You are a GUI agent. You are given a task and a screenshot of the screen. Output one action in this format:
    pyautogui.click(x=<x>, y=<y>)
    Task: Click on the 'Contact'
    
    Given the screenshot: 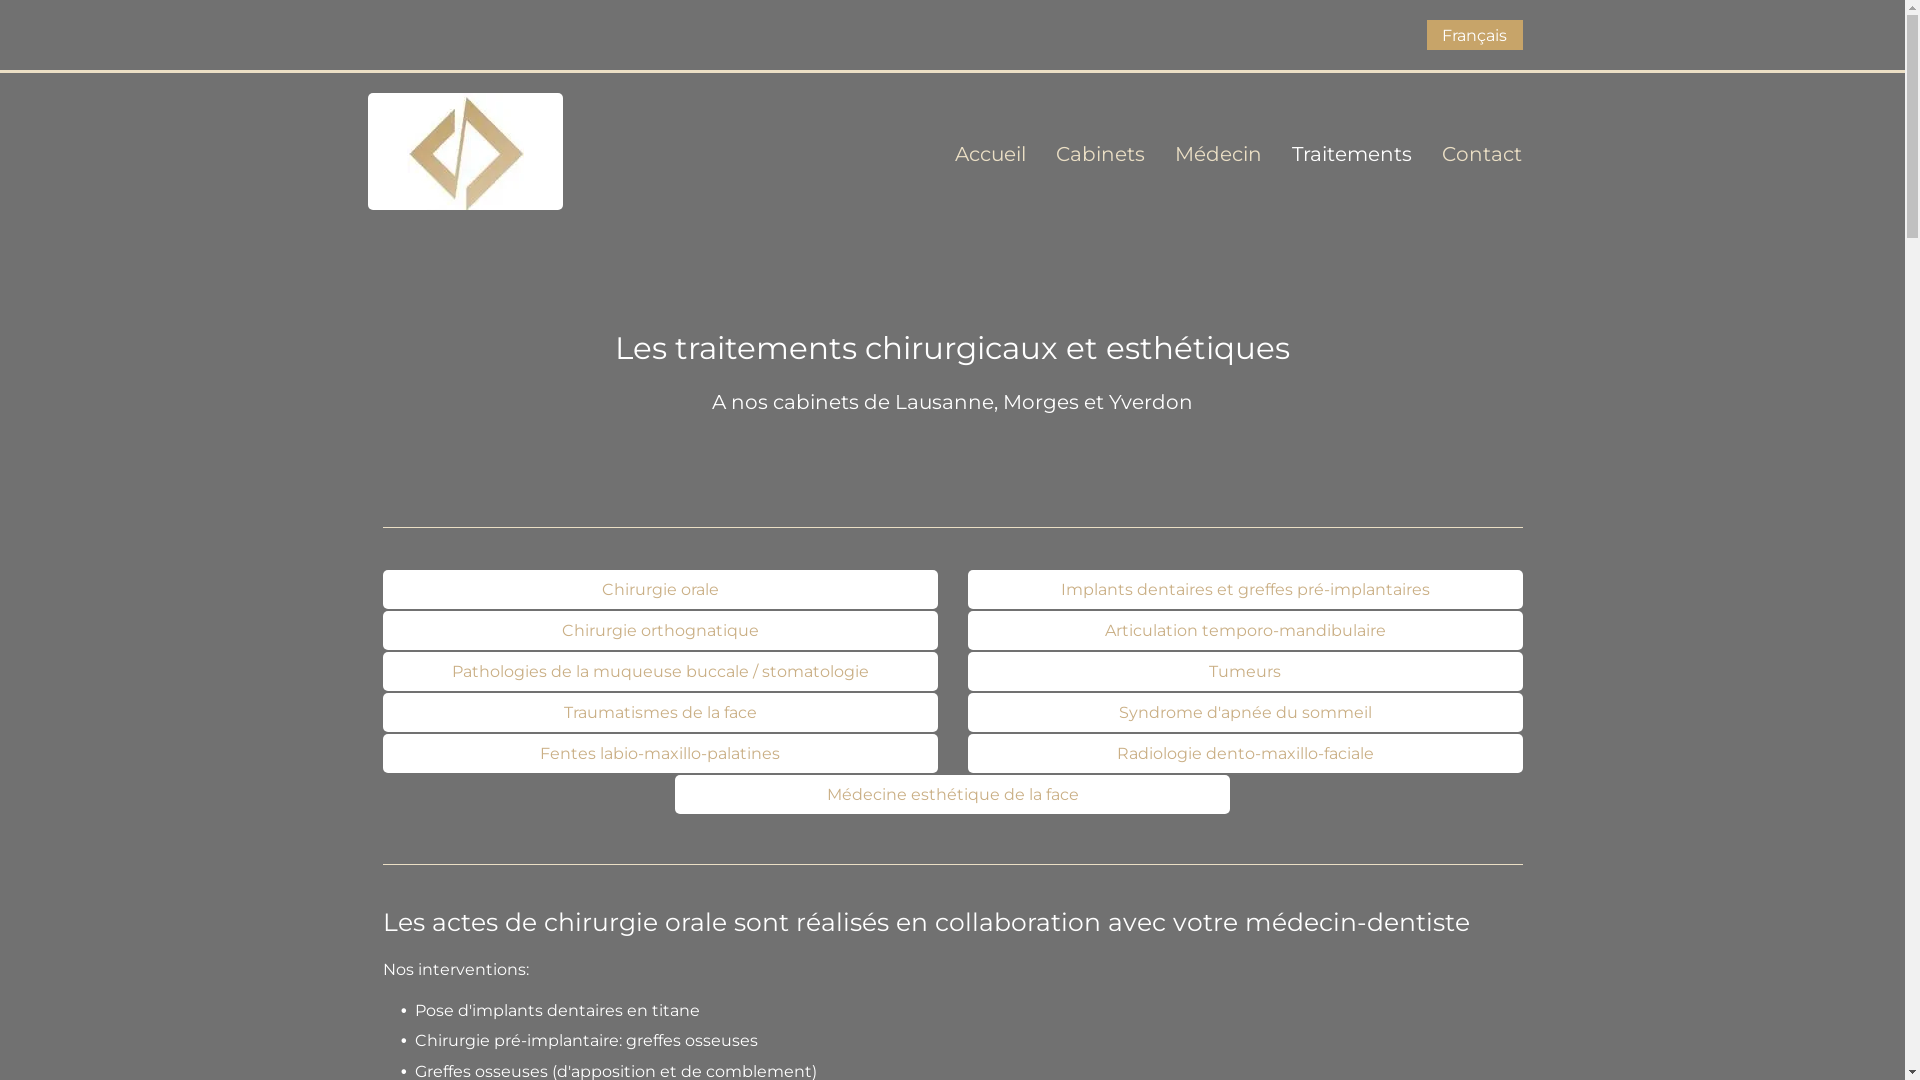 What is the action you would take?
    pyautogui.click(x=1467, y=153)
    